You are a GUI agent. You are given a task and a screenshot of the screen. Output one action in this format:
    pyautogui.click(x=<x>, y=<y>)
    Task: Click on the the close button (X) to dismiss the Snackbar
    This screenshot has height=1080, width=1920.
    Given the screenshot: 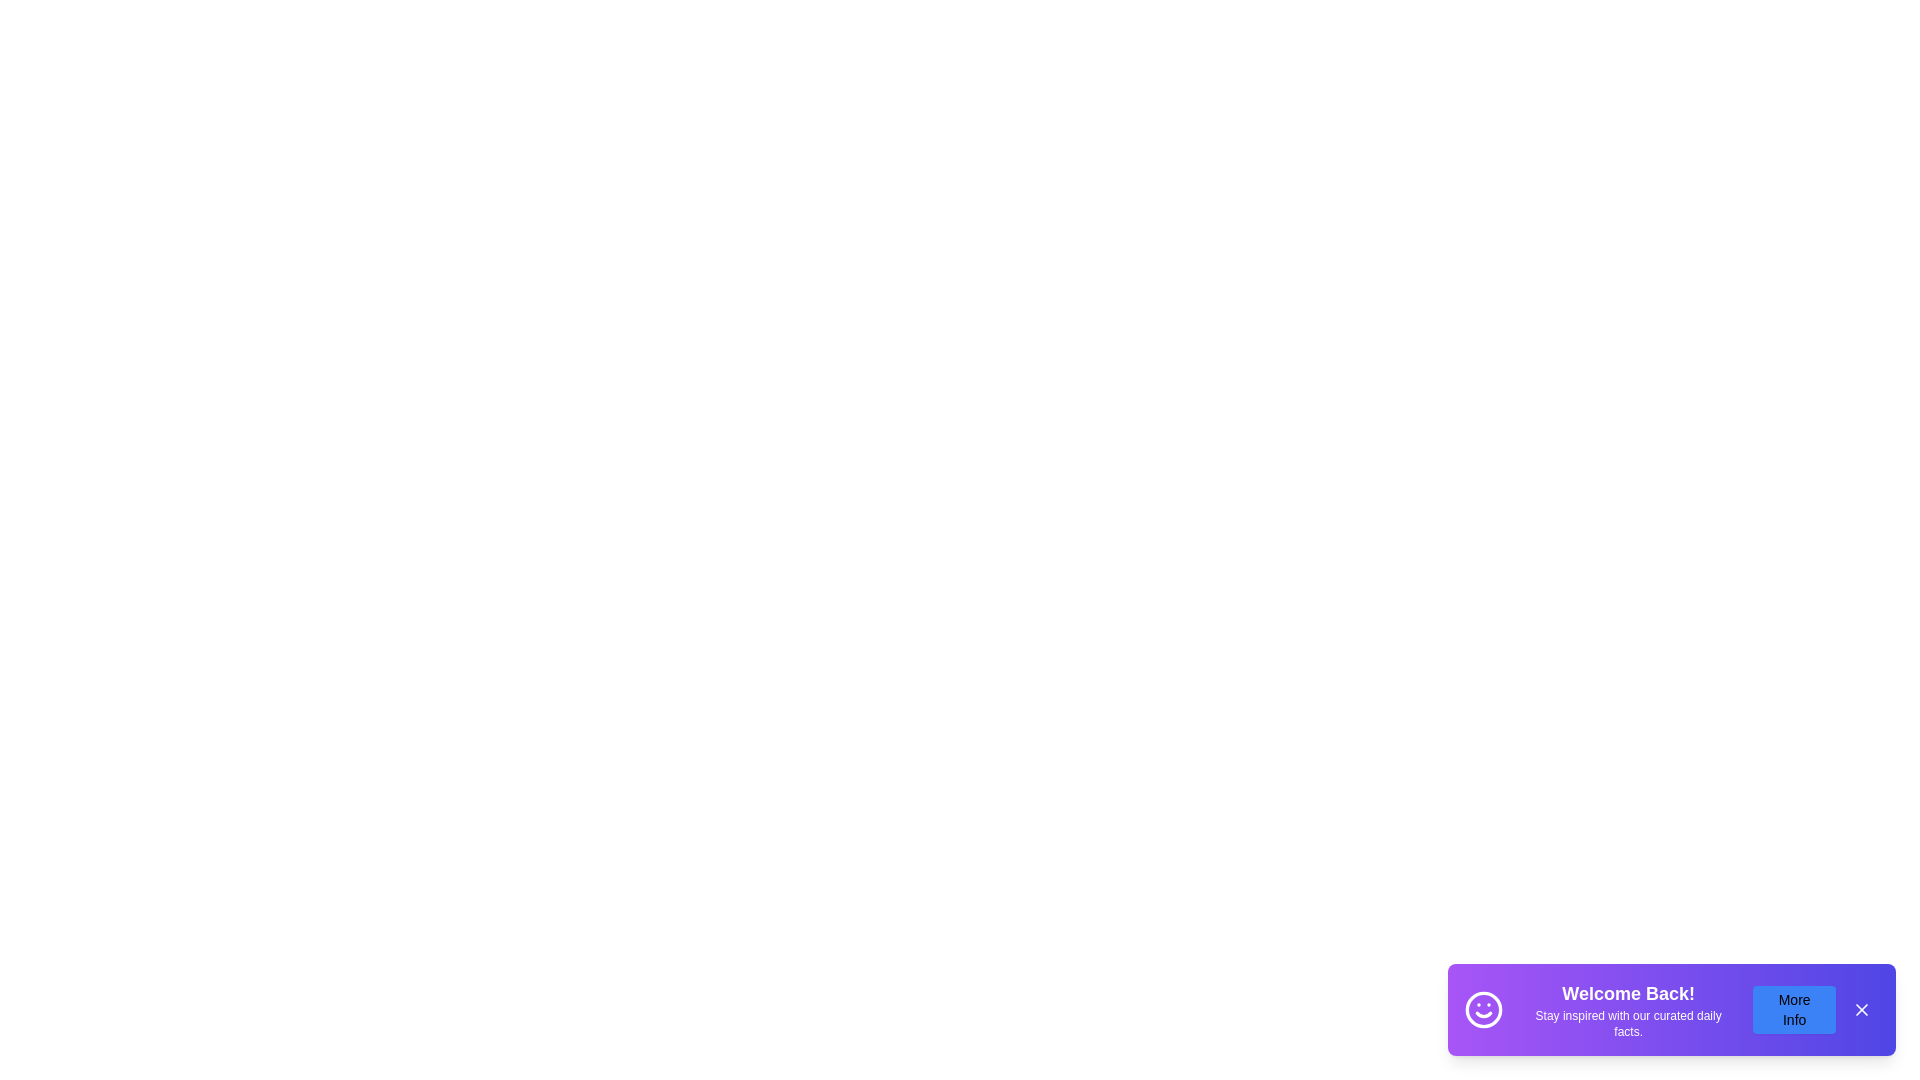 What is the action you would take?
    pyautogui.click(x=1861, y=1010)
    